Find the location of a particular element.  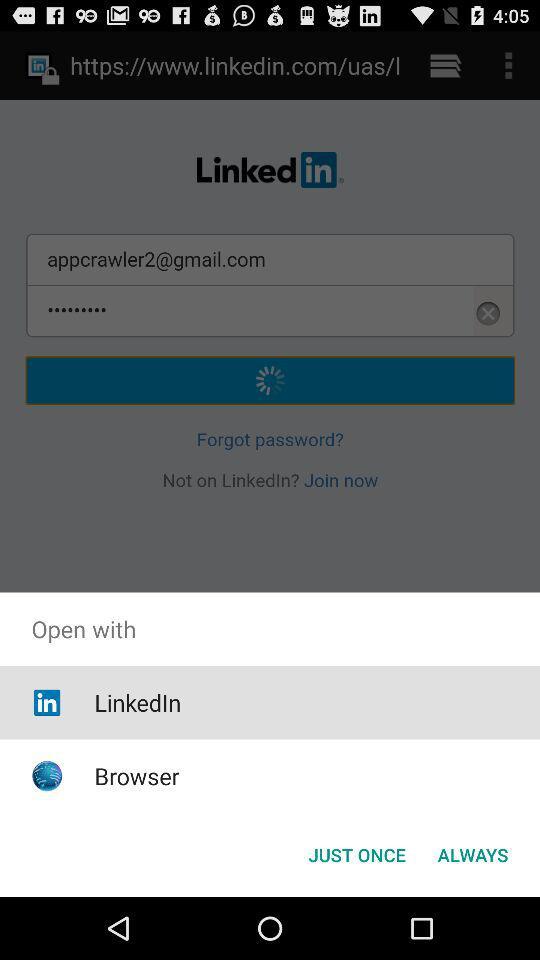

browser item is located at coordinates (136, 775).